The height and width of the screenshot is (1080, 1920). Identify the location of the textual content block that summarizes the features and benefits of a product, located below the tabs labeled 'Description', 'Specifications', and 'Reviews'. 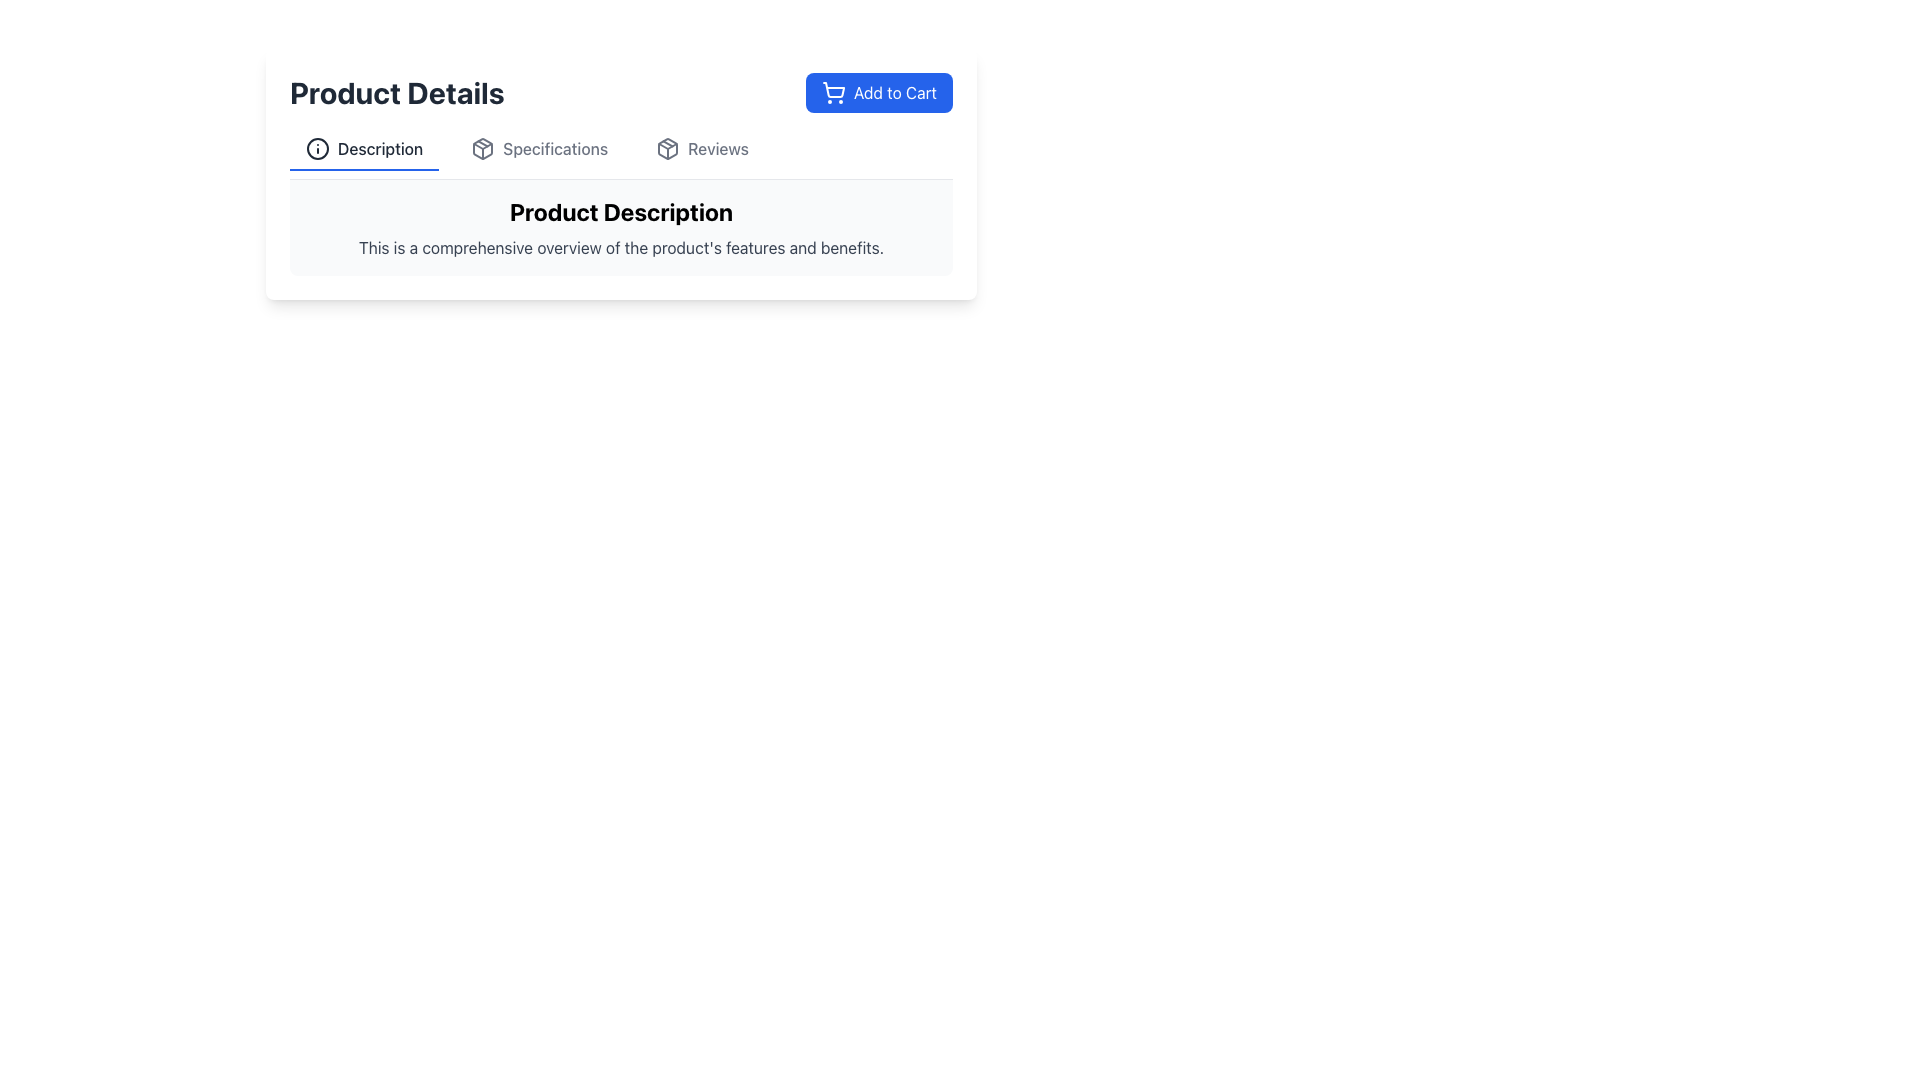
(620, 226).